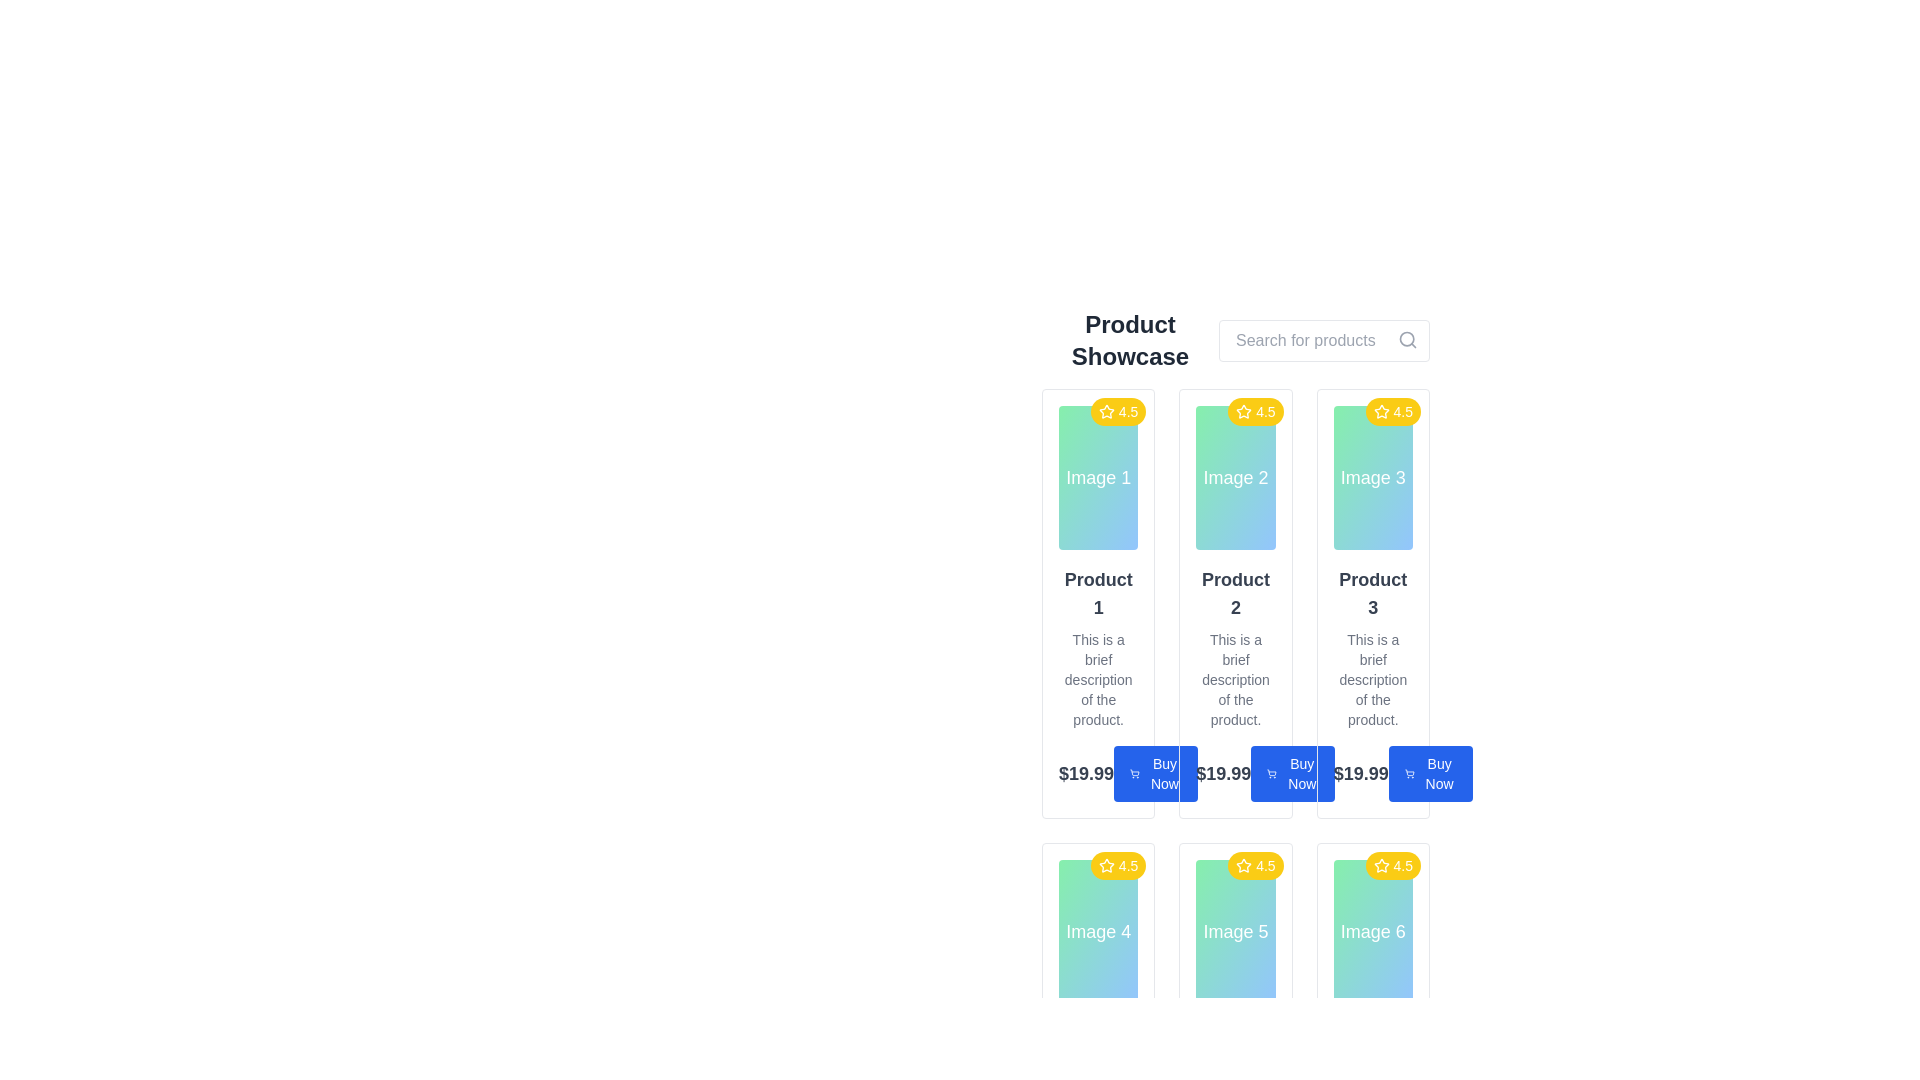  What do you see at coordinates (1254, 865) in the screenshot?
I see `the yellow Rating badge with a white star icon and the text '4.5', located in the top-right corner of the product card for 'Image 5'` at bounding box center [1254, 865].